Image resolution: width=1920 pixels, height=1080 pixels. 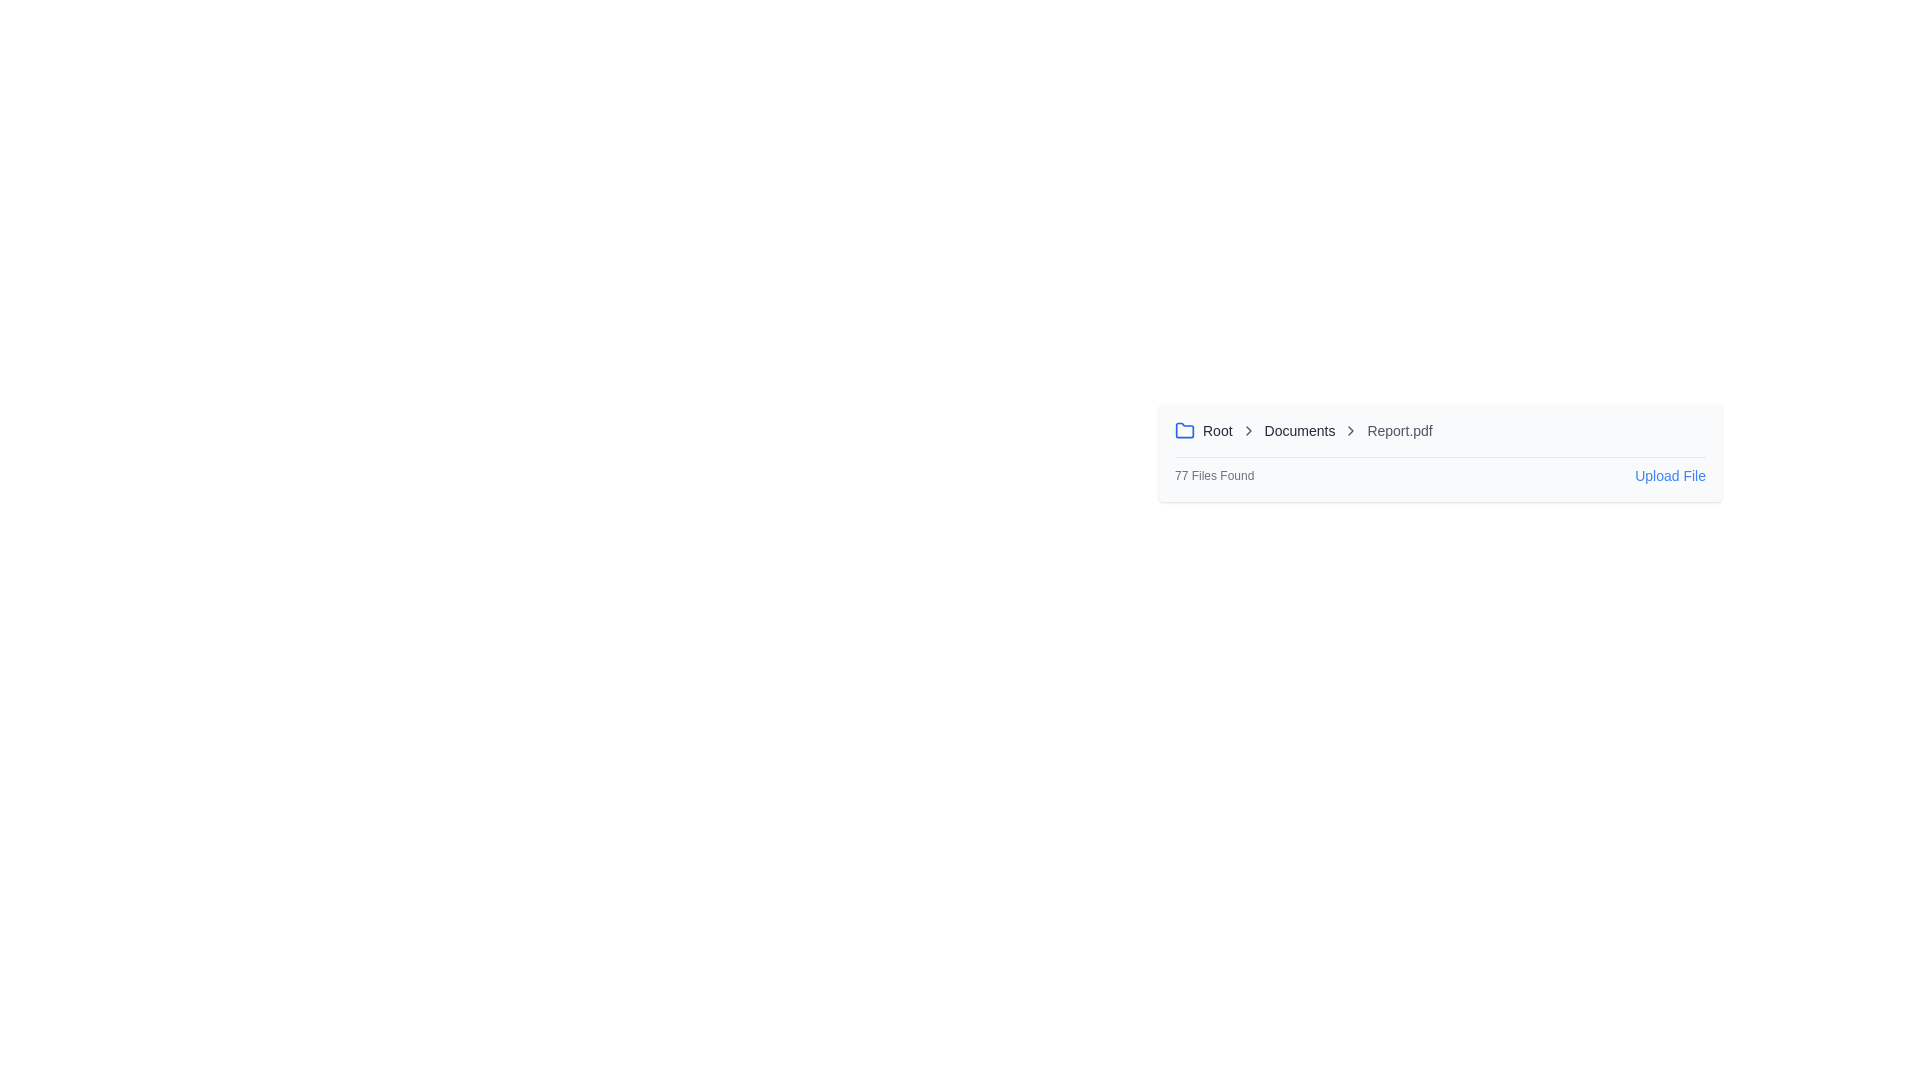 I want to click on the breadcrumb navigation, so click(x=1440, y=430).